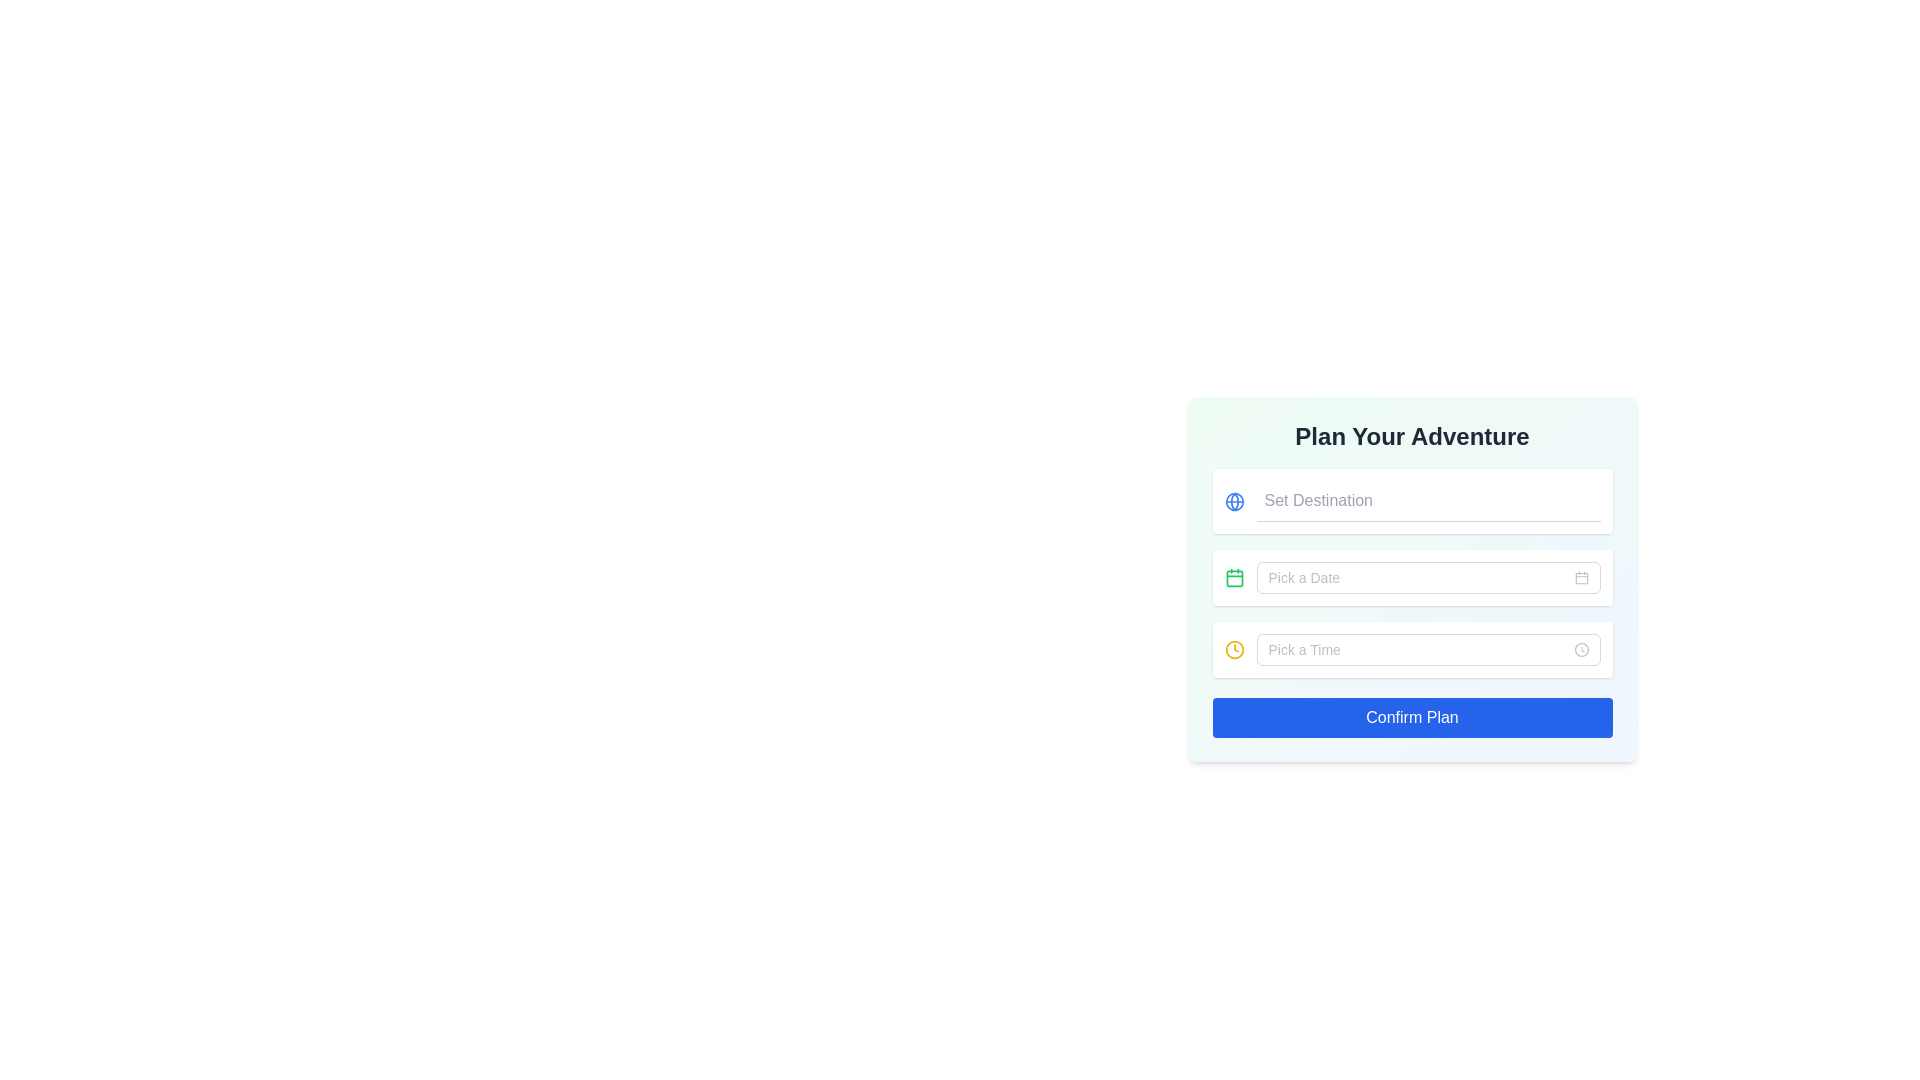 The width and height of the screenshot is (1920, 1080). Describe the element at coordinates (1233, 650) in the screenshot. I see `the SVG circle element with a thin yellow border and transparent fill, which is part of the time selection icon located to the left of the 'Pick a Time' input field` at that location.